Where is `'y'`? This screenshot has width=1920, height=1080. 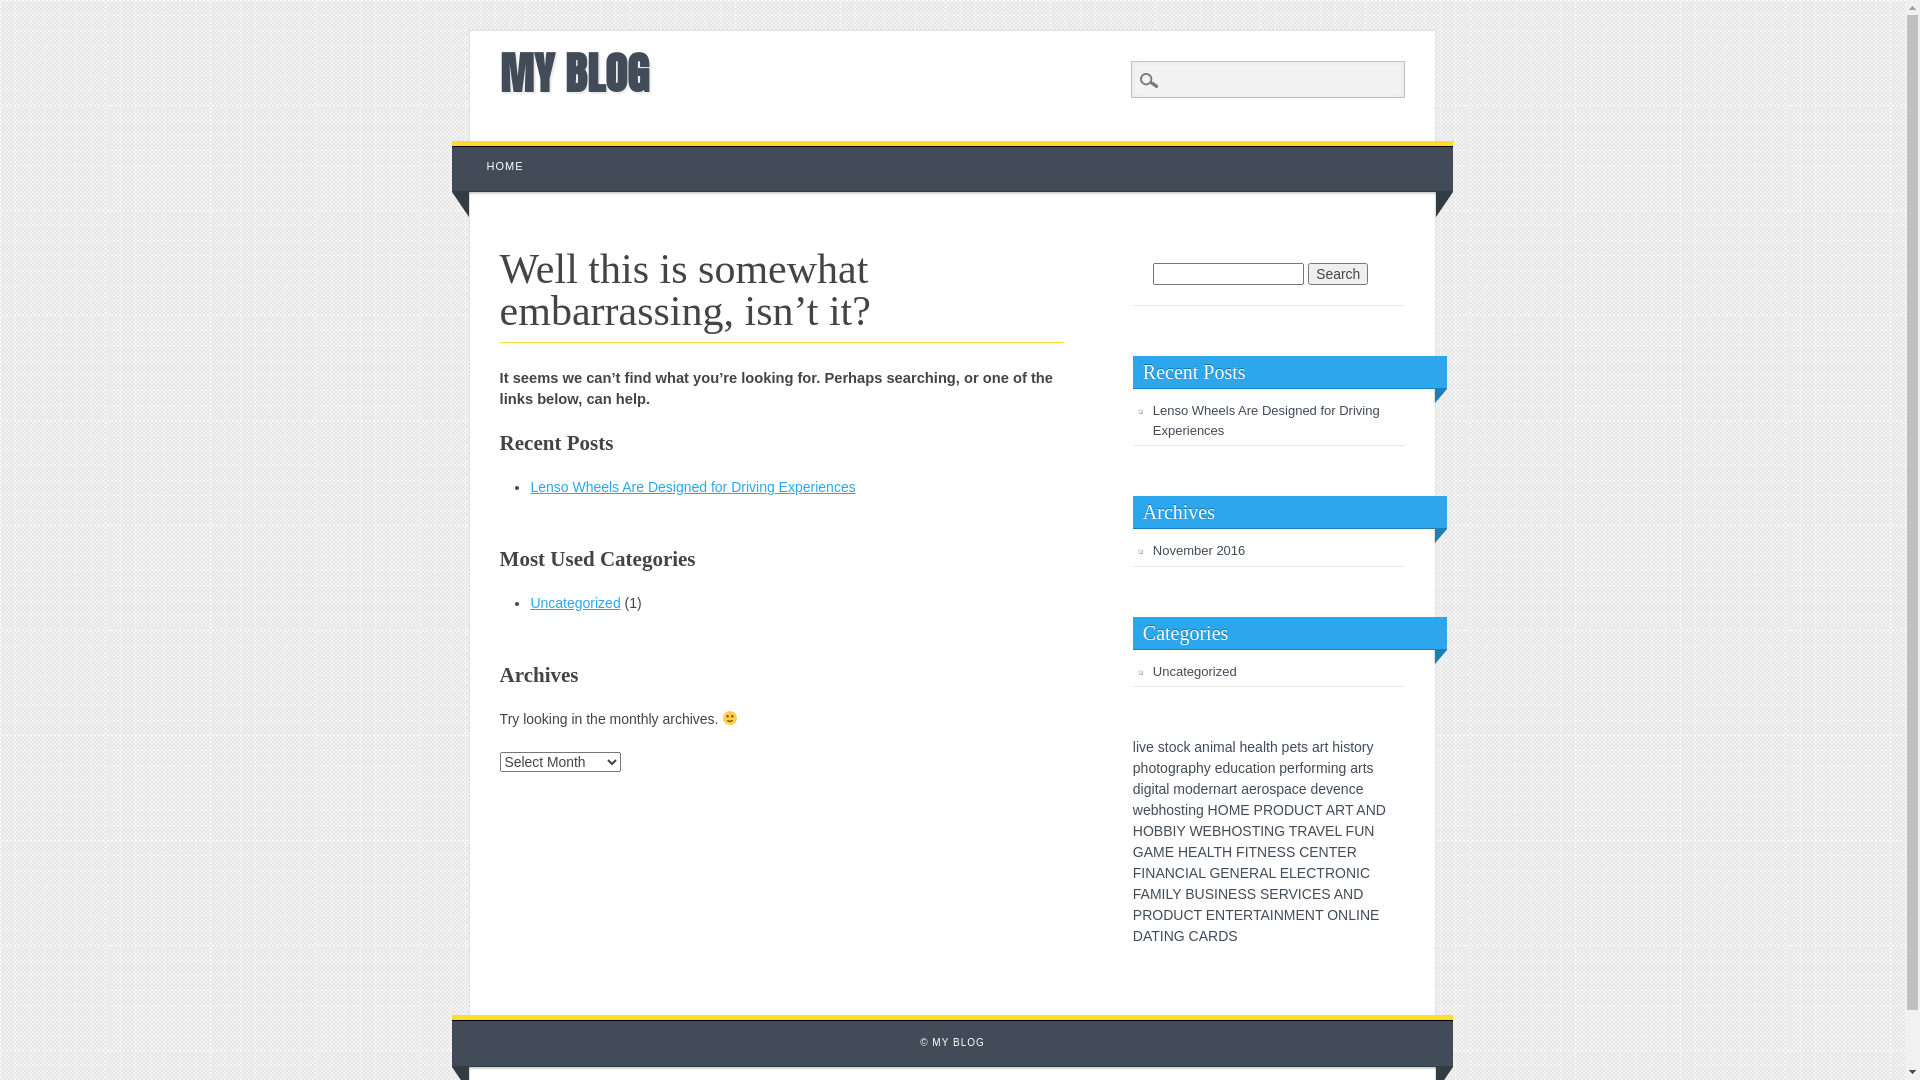
'y' is located at coordinates (1369, 747).